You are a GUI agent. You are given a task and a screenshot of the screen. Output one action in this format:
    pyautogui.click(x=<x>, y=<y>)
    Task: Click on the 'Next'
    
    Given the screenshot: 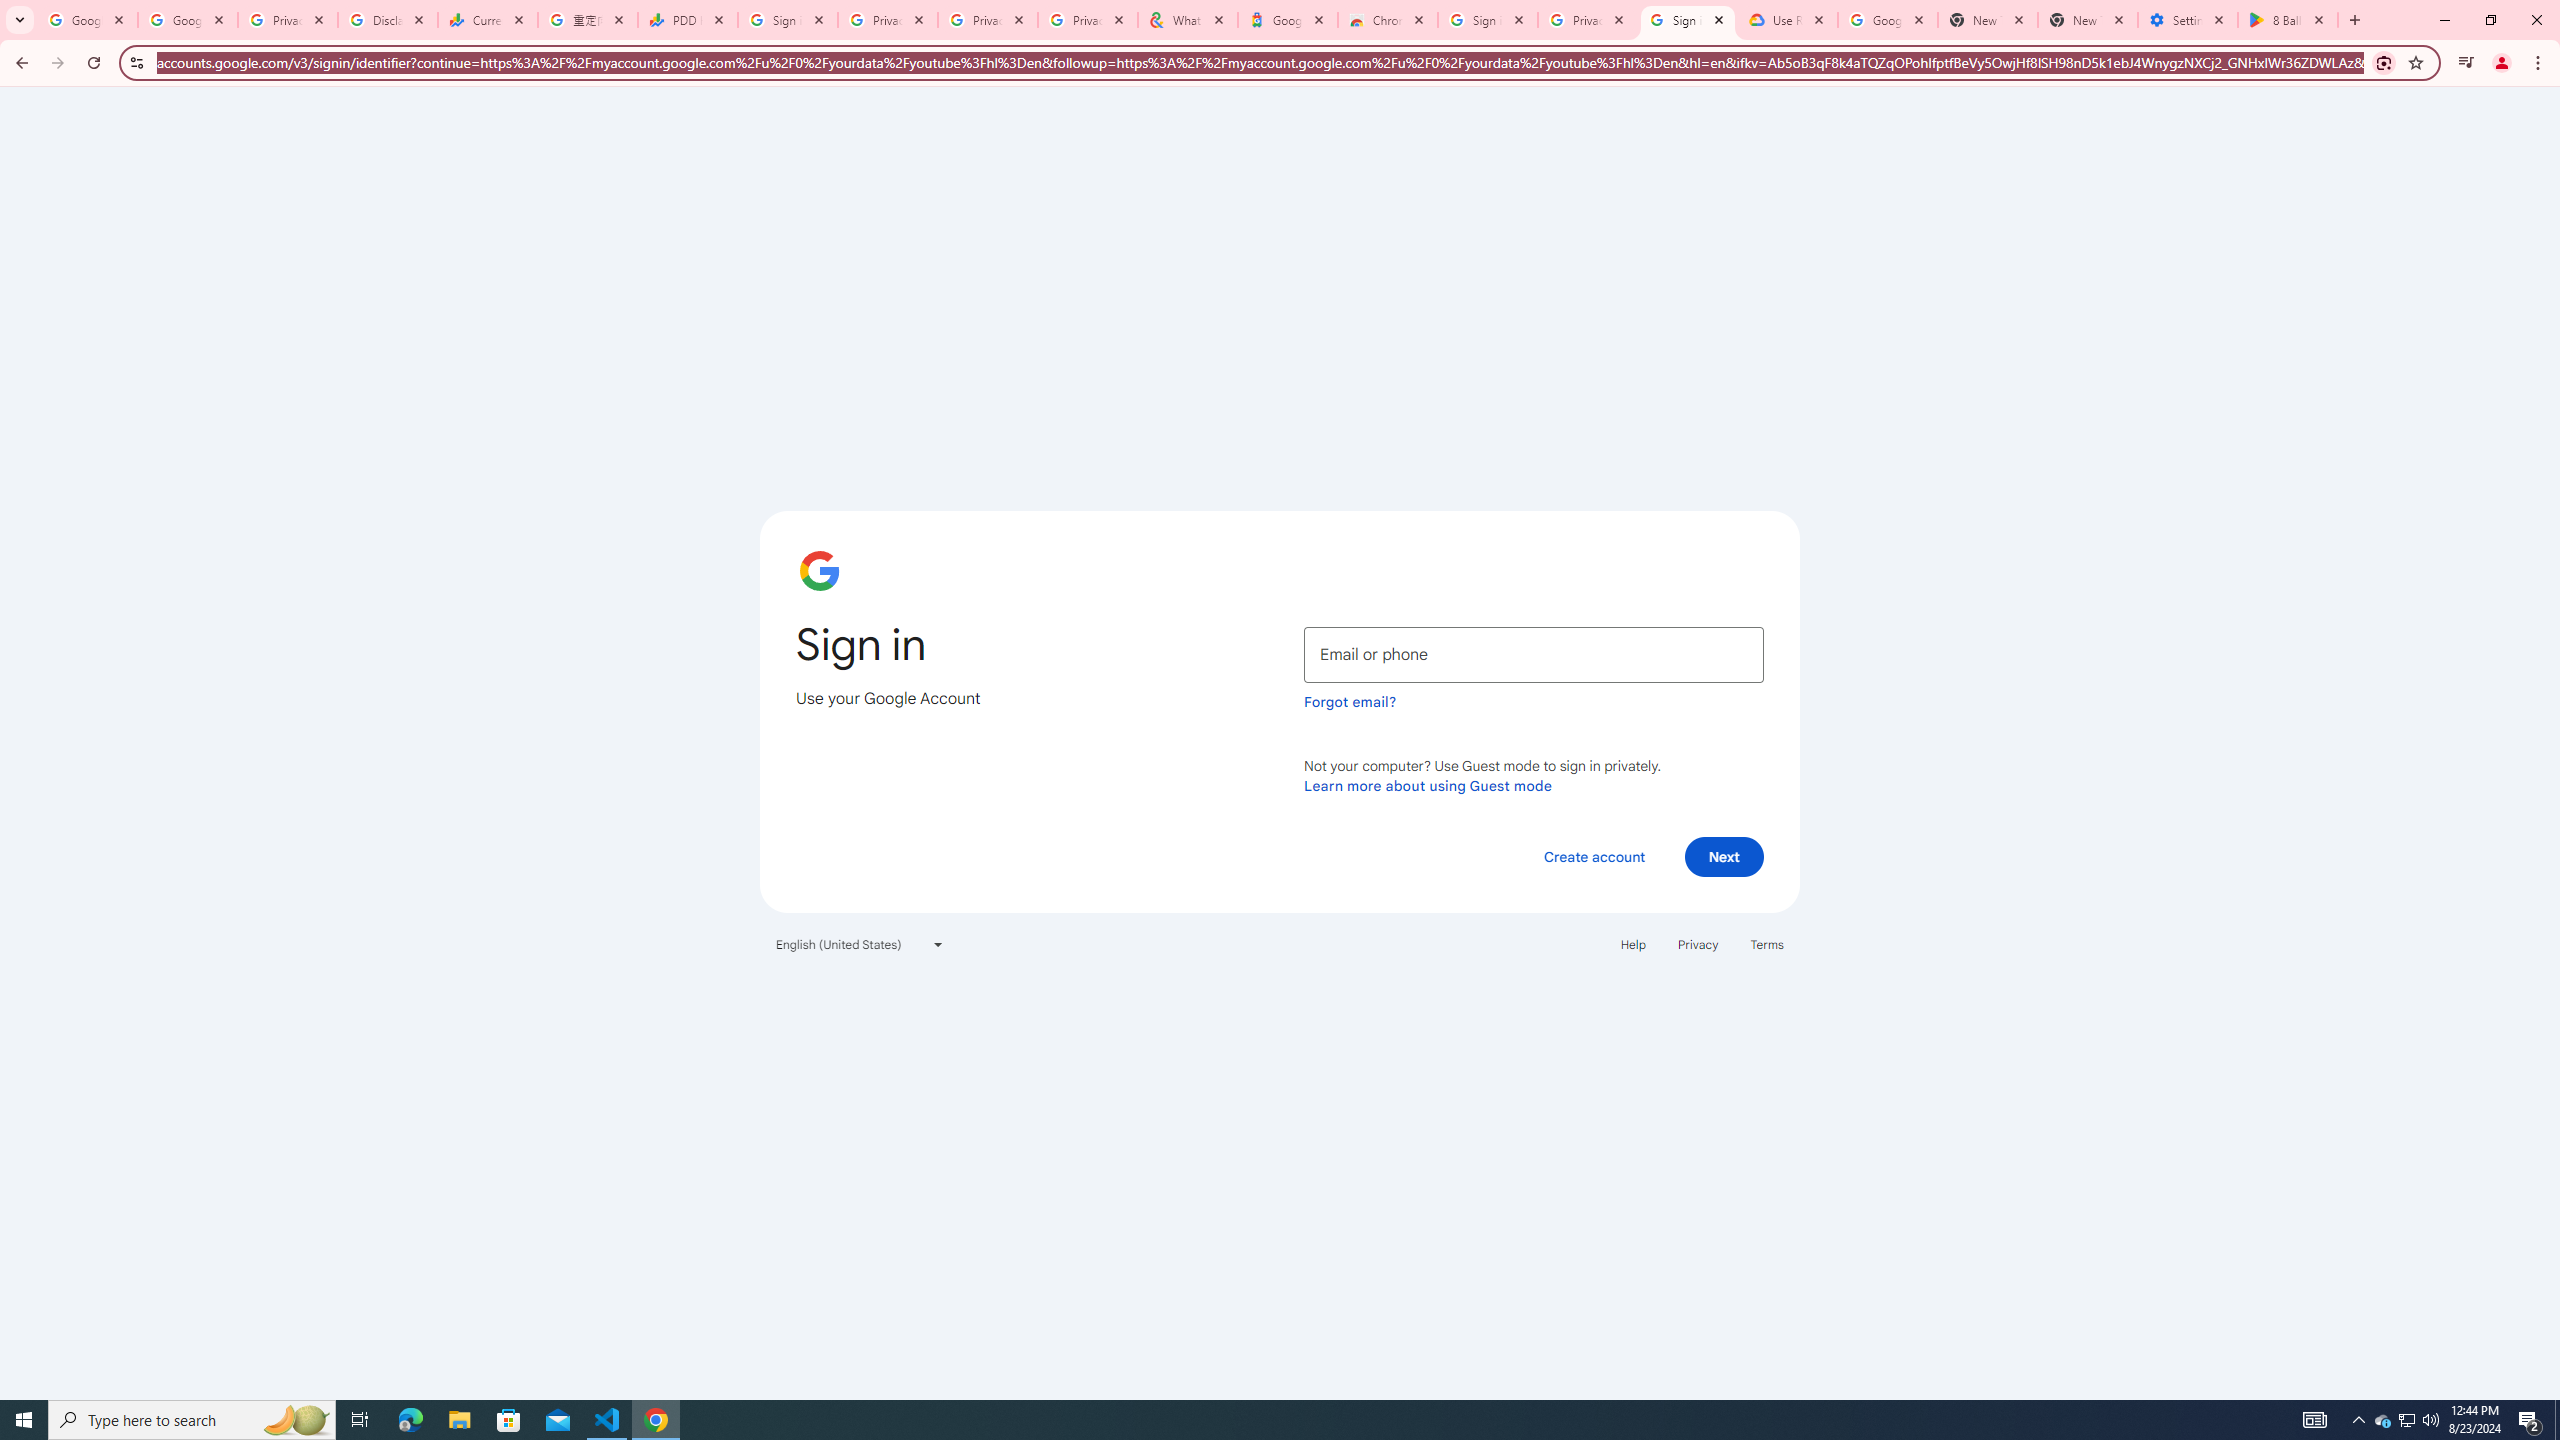 What is the action you would take?
    pyautogui.click(x=1724, y=855)
    